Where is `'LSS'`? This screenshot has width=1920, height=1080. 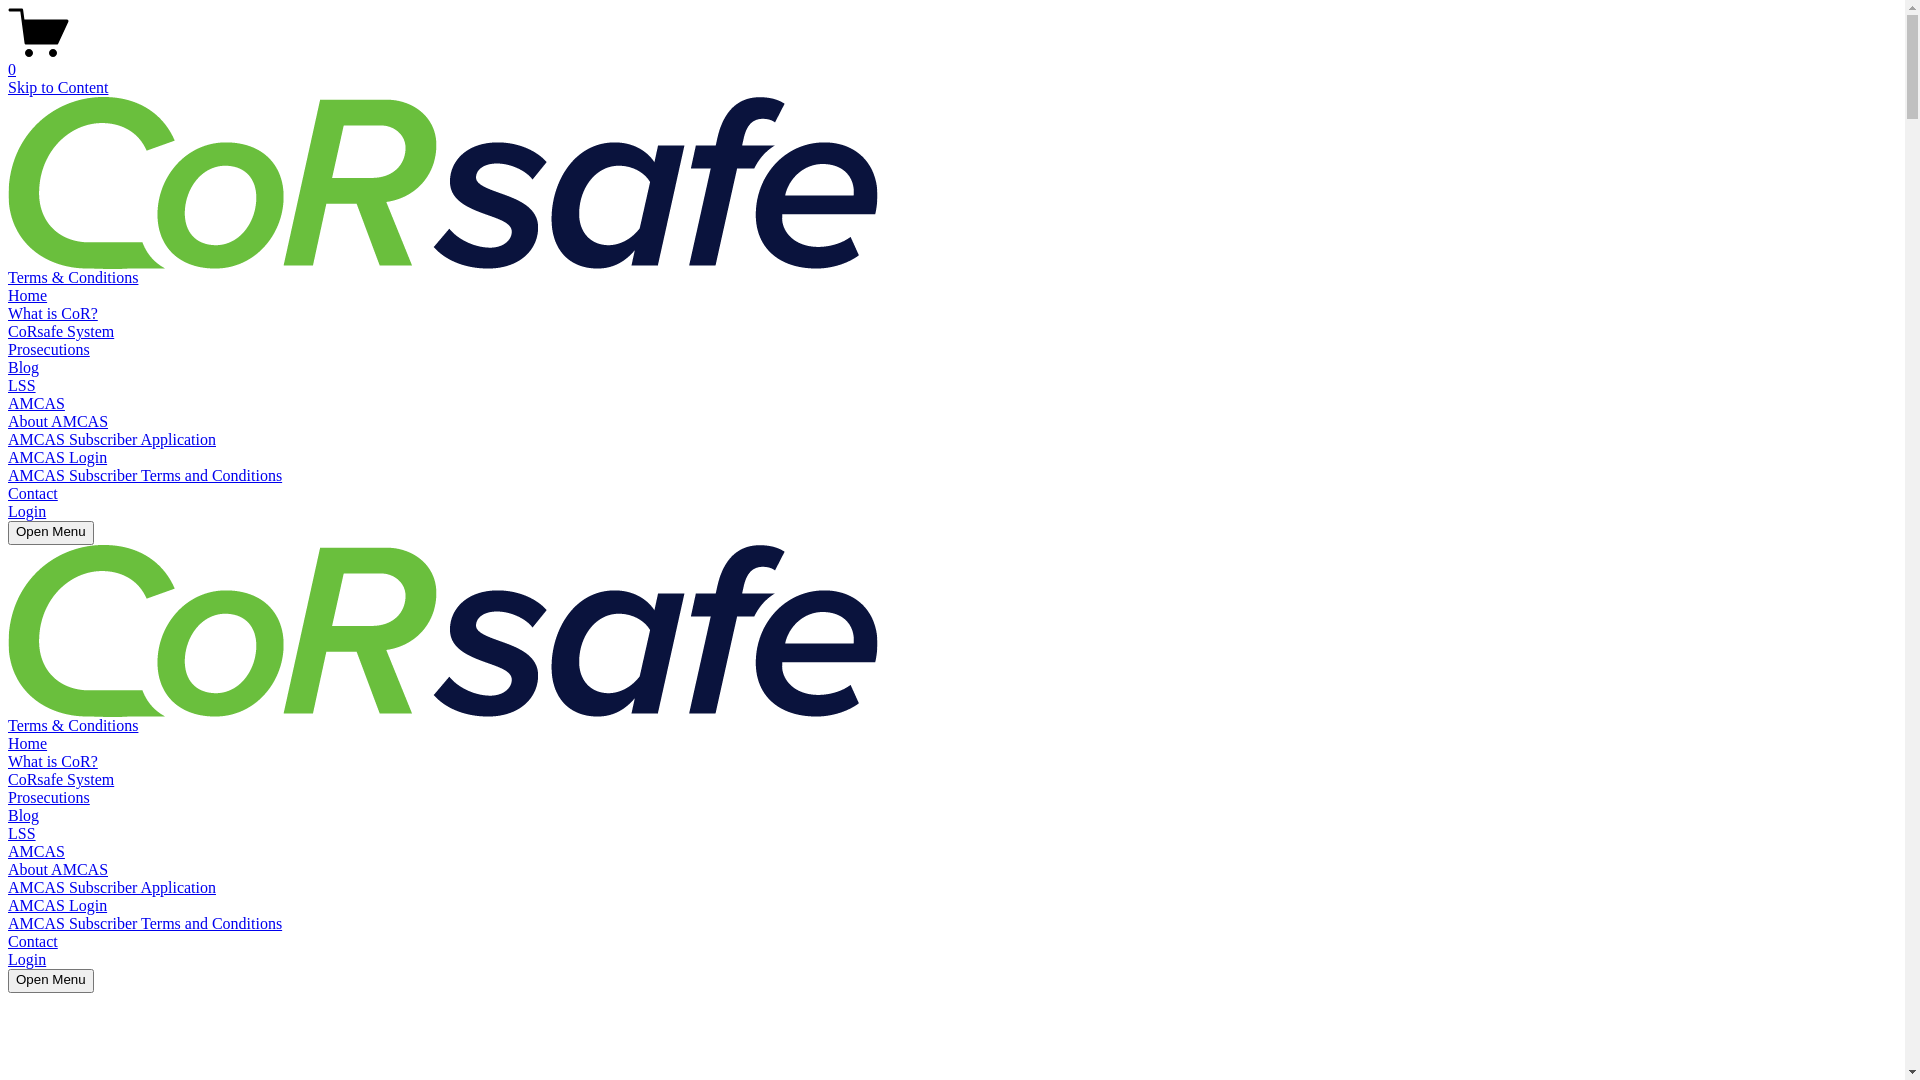 'LSS' is located at coordinates (22, 833).